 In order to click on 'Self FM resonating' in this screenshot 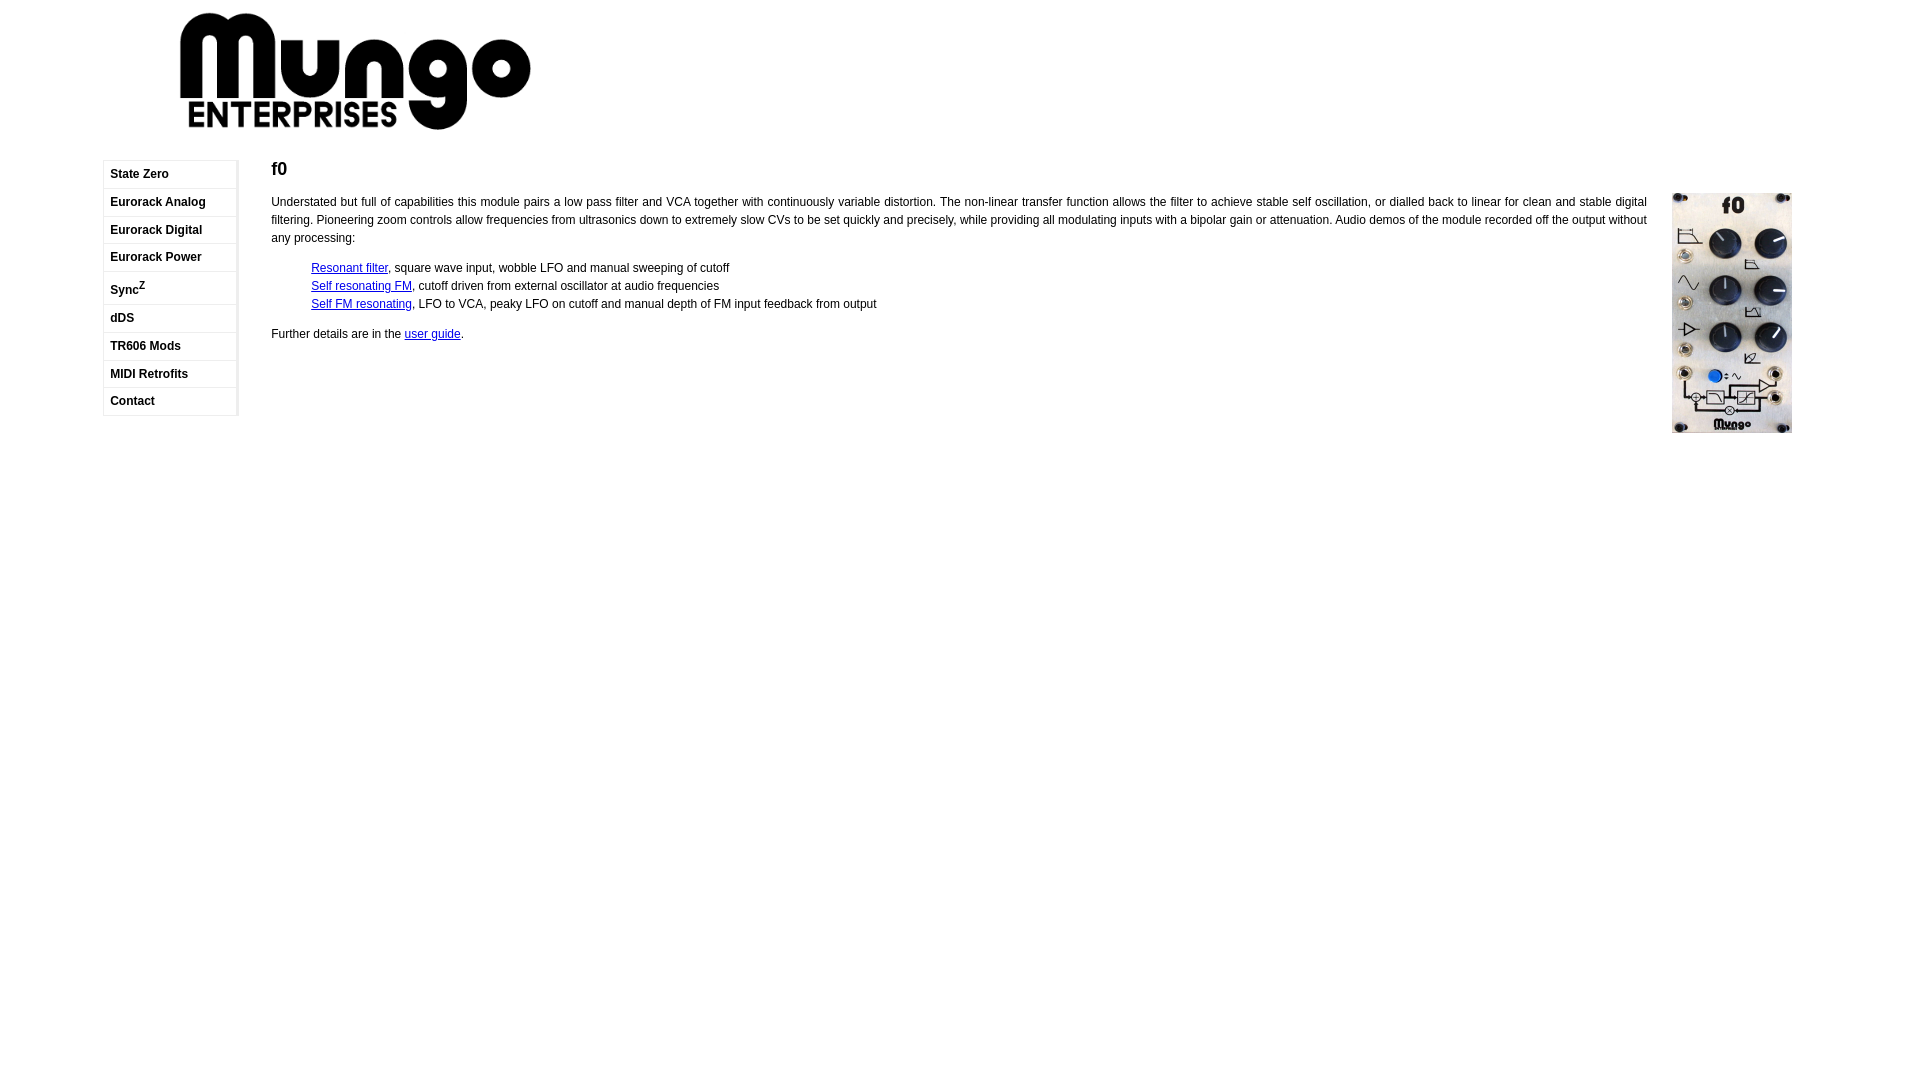, I will do `click(361, 304)`.